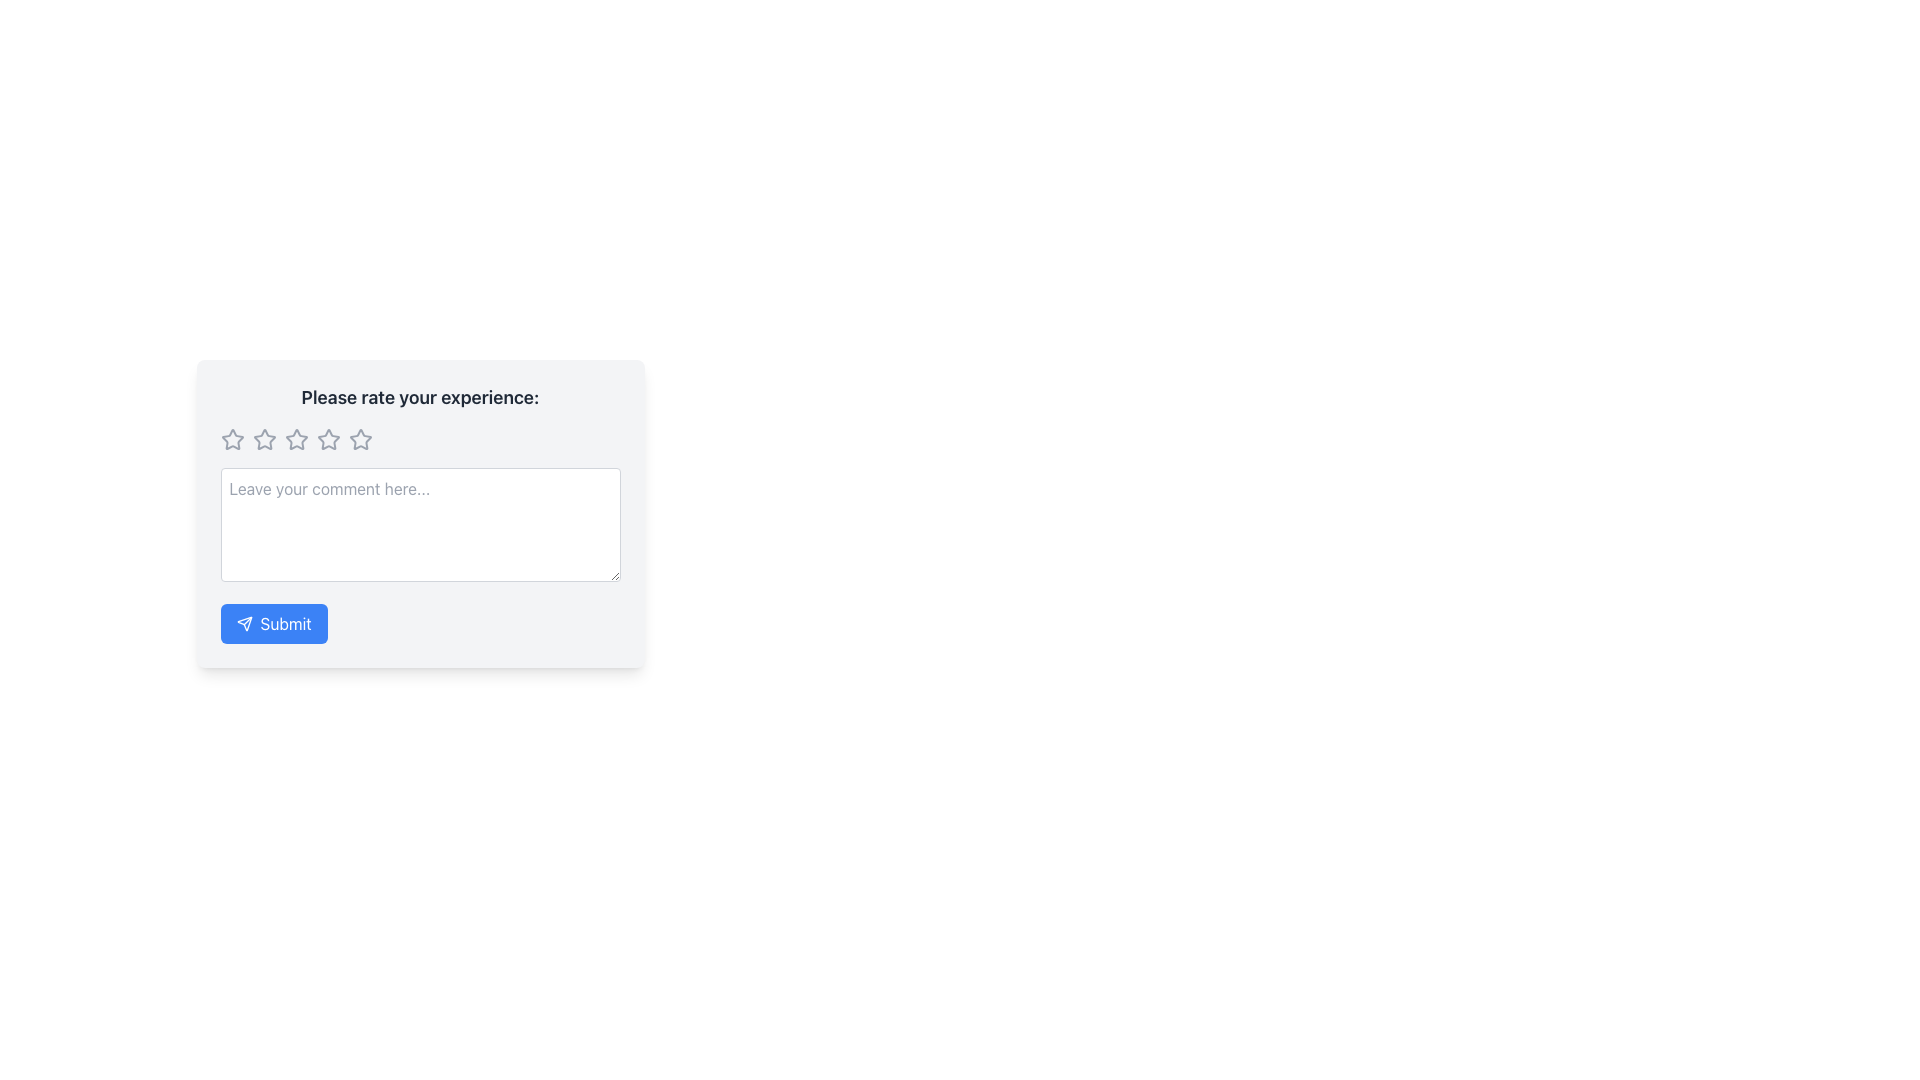  I want to click on the decorative icon on the left side of the 'Submit' text within the blue, rounded 'Submit' button, so click(243, 623).